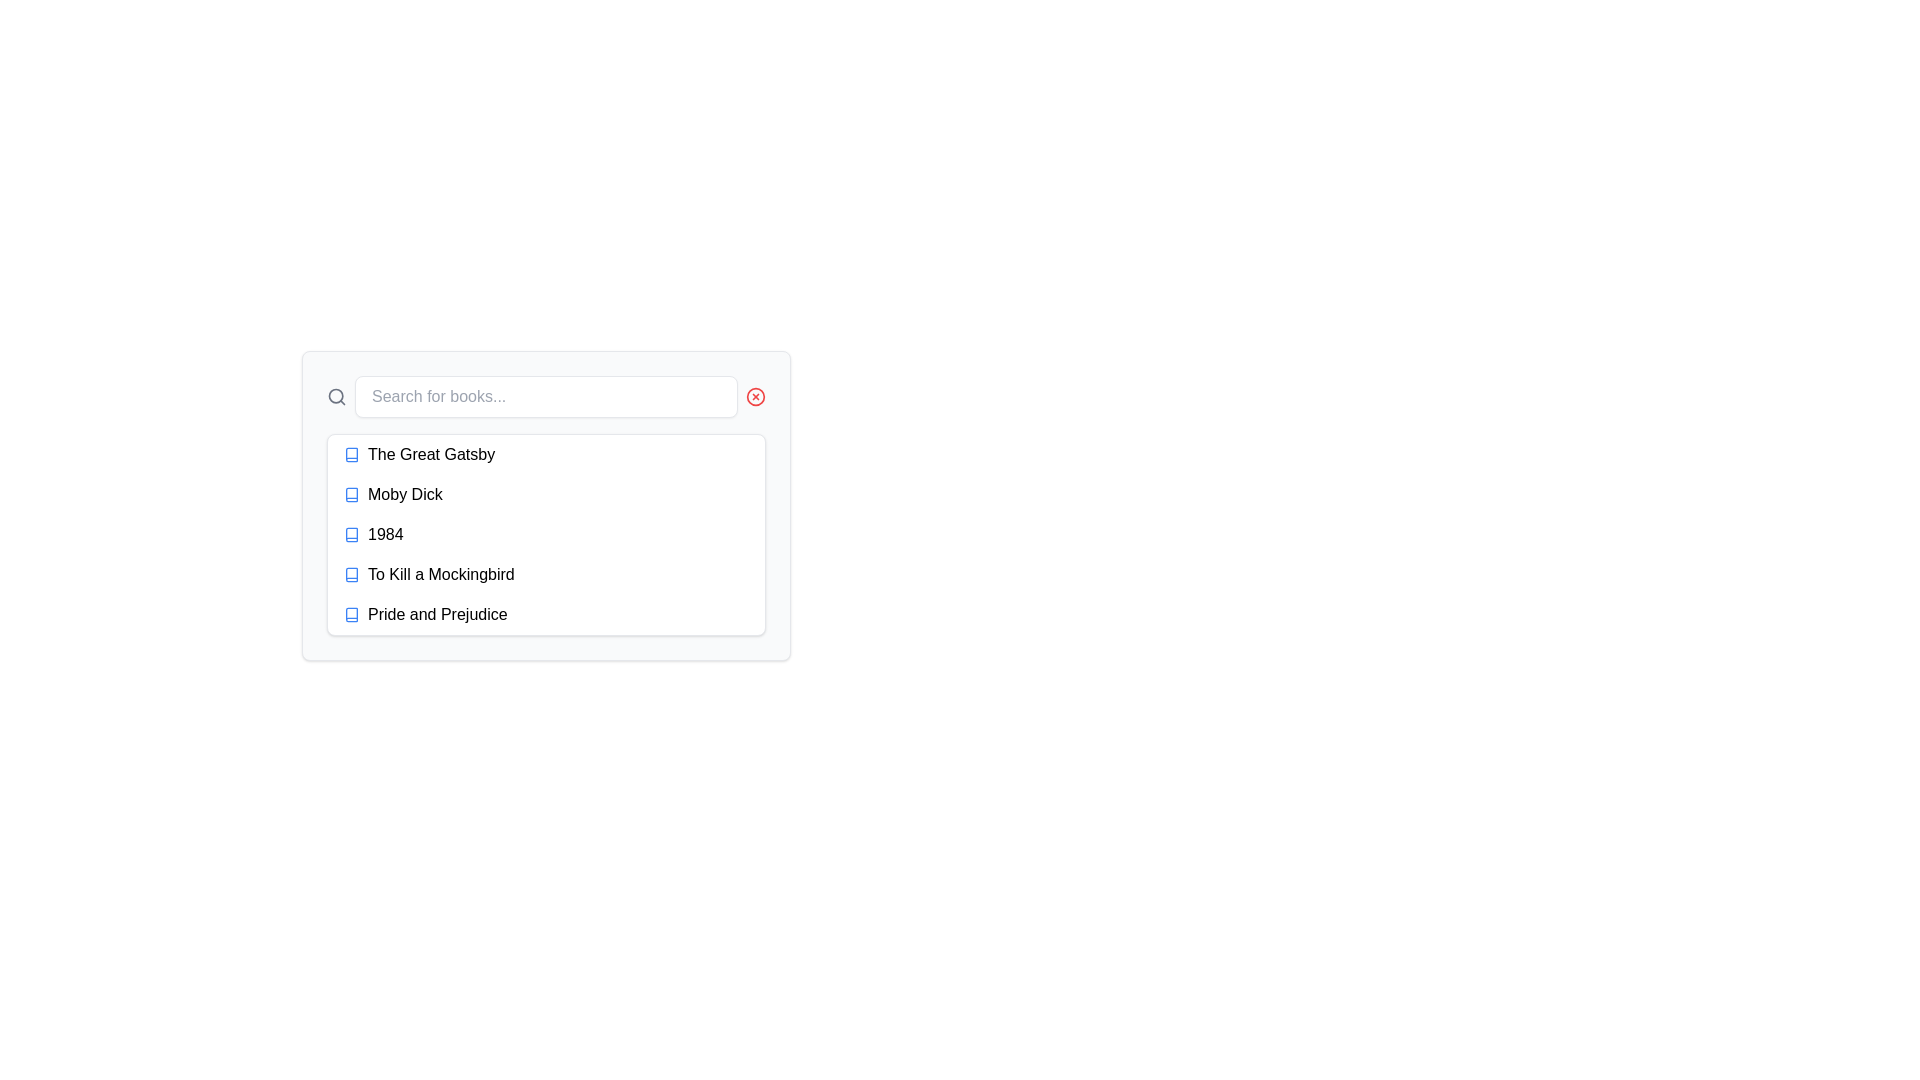 The height and width of the screenshot is (1080, 1920). Describe the element at coordinates (351, 574) in the screenshot. I see `the blue book icon in the SVG component, which is positioned to the left of the title 'To Kill a Mockingbird'` at that location.